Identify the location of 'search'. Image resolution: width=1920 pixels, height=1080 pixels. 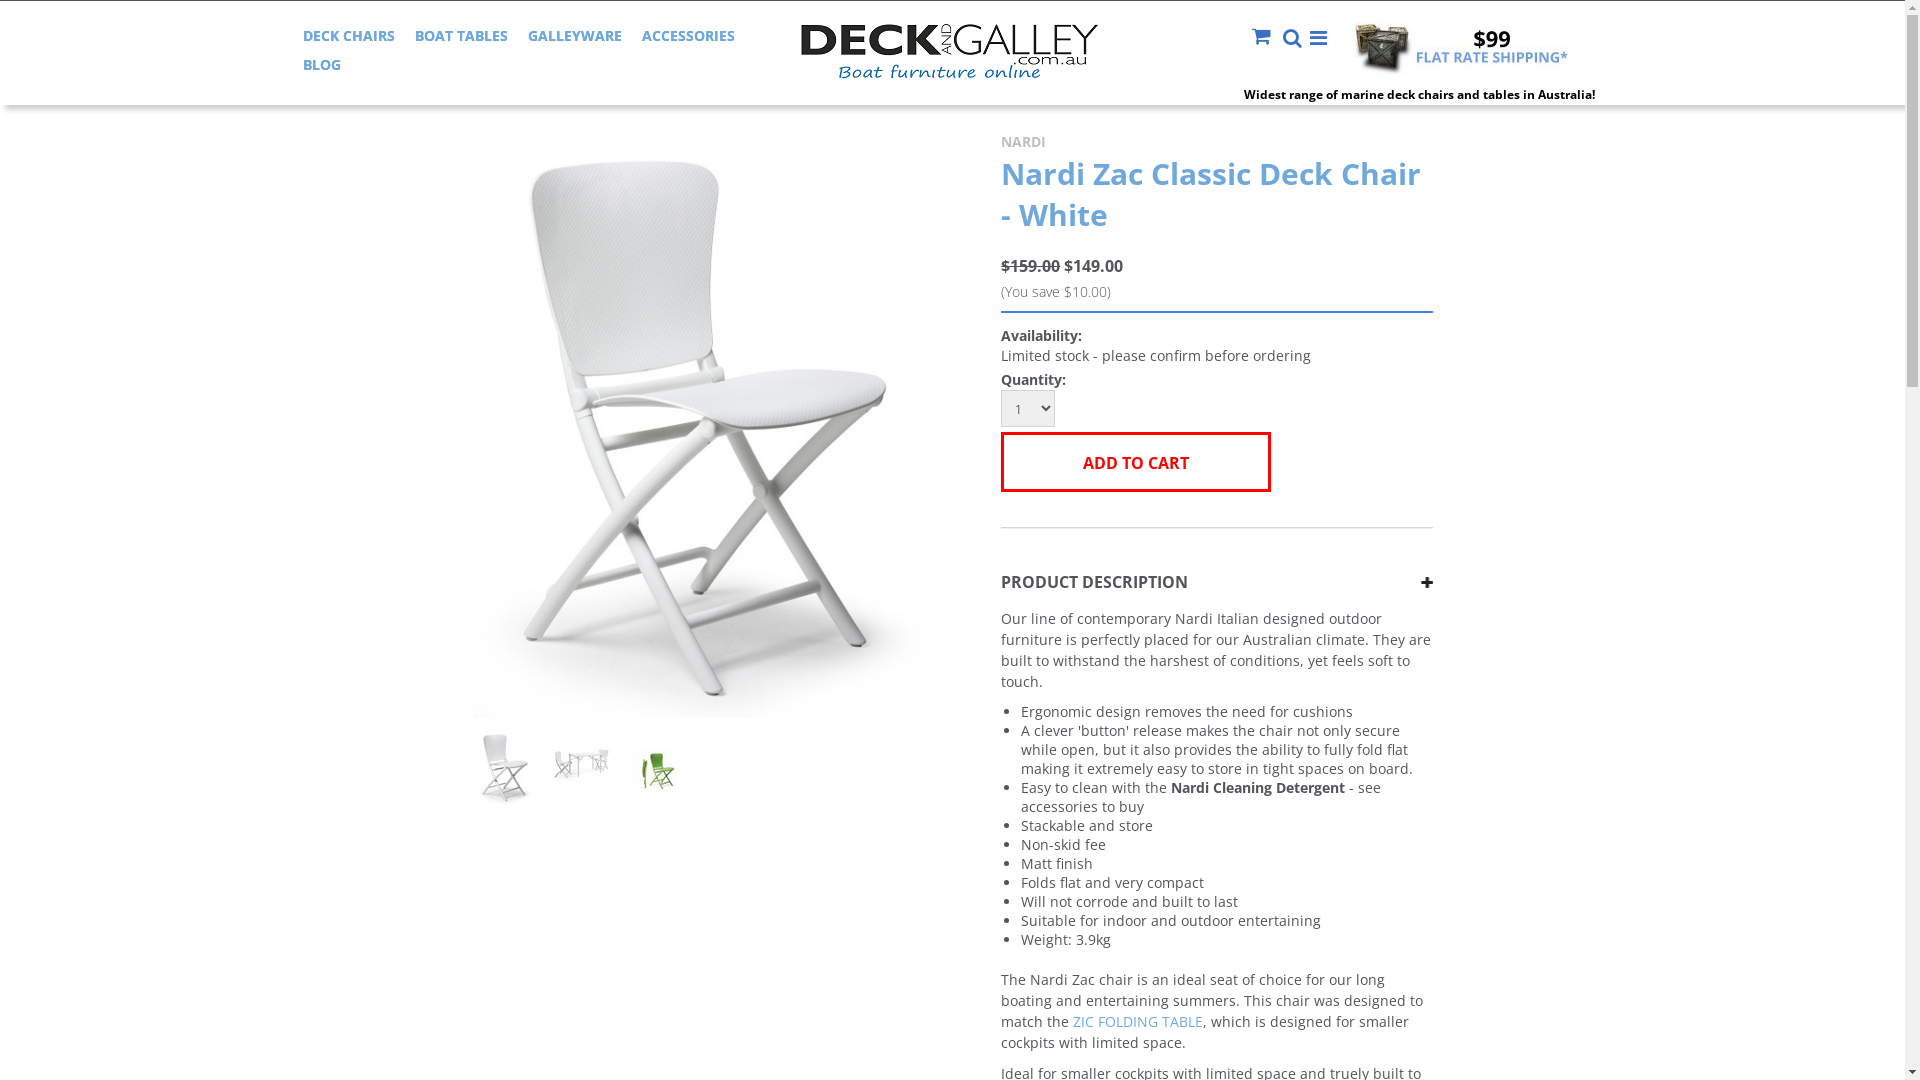
(1292, 39).